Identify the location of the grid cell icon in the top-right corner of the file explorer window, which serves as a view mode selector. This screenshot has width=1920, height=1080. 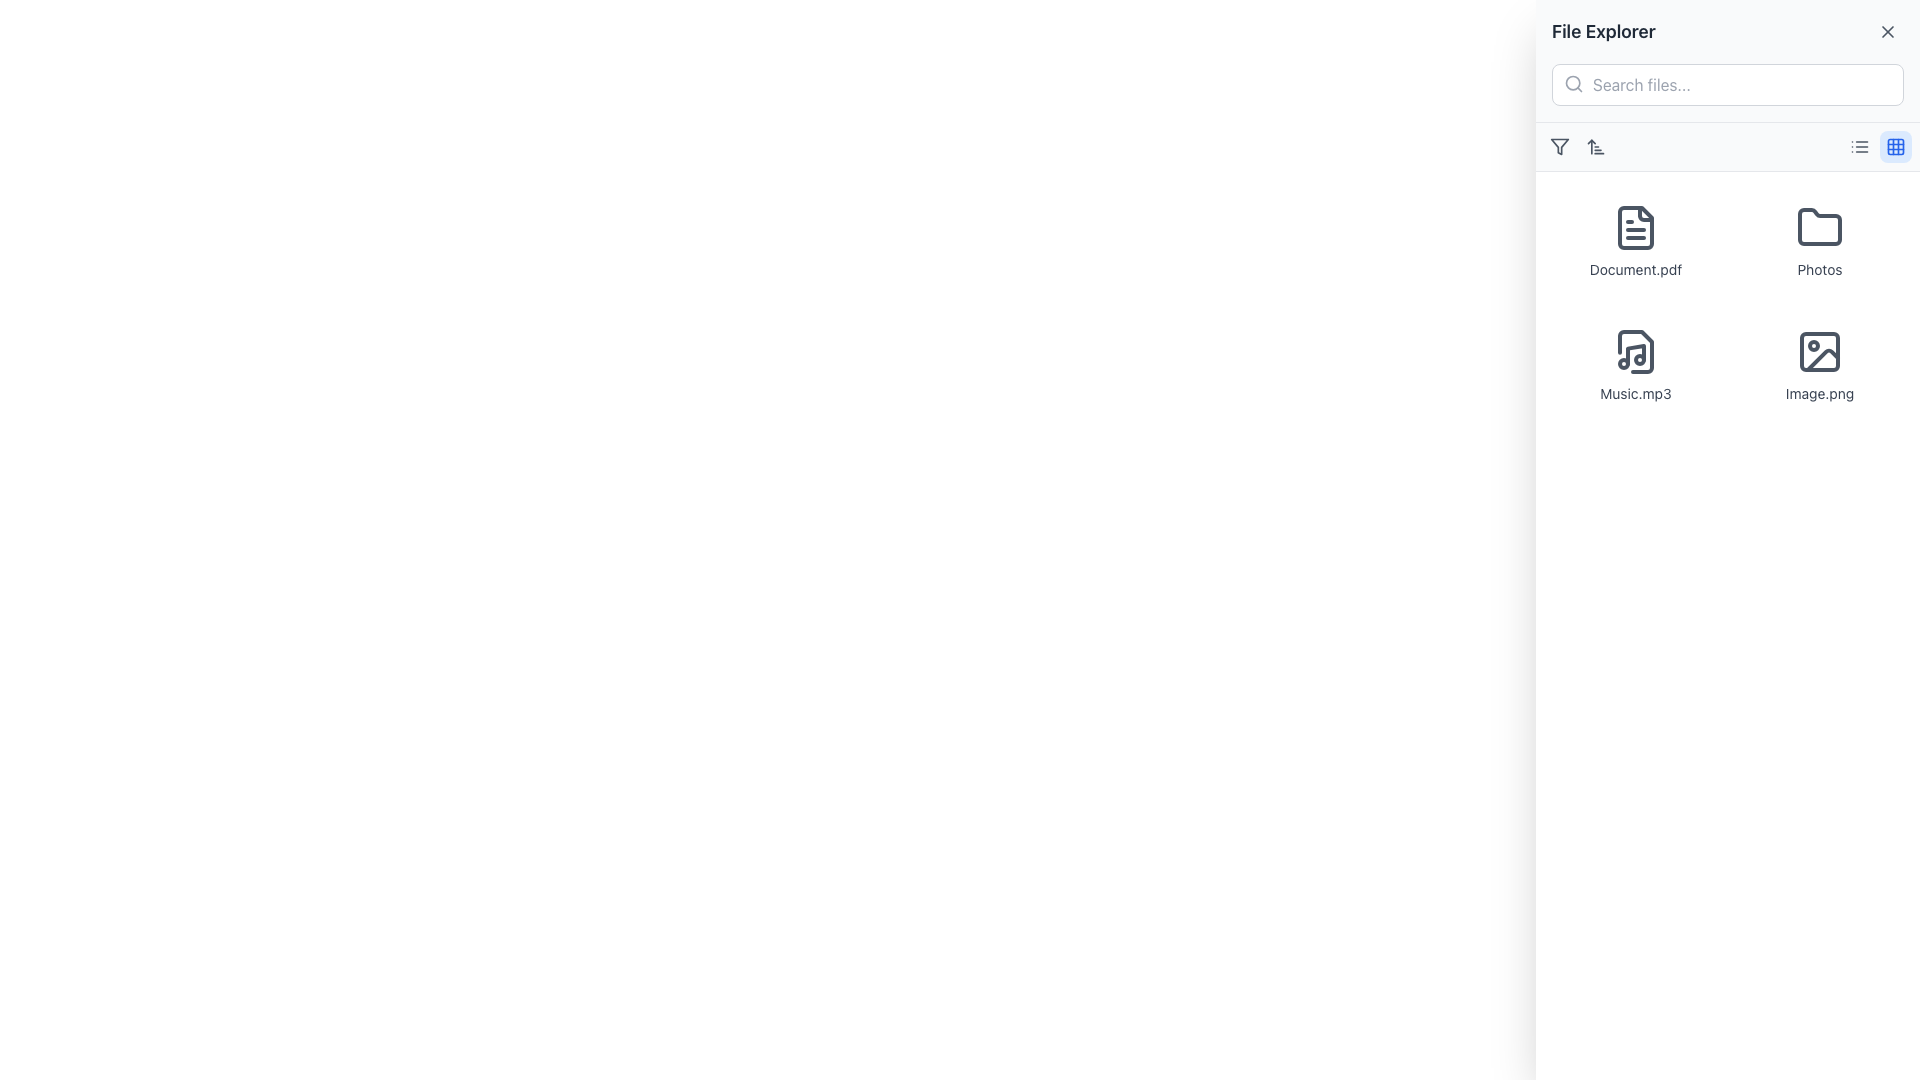
(1895, 145).